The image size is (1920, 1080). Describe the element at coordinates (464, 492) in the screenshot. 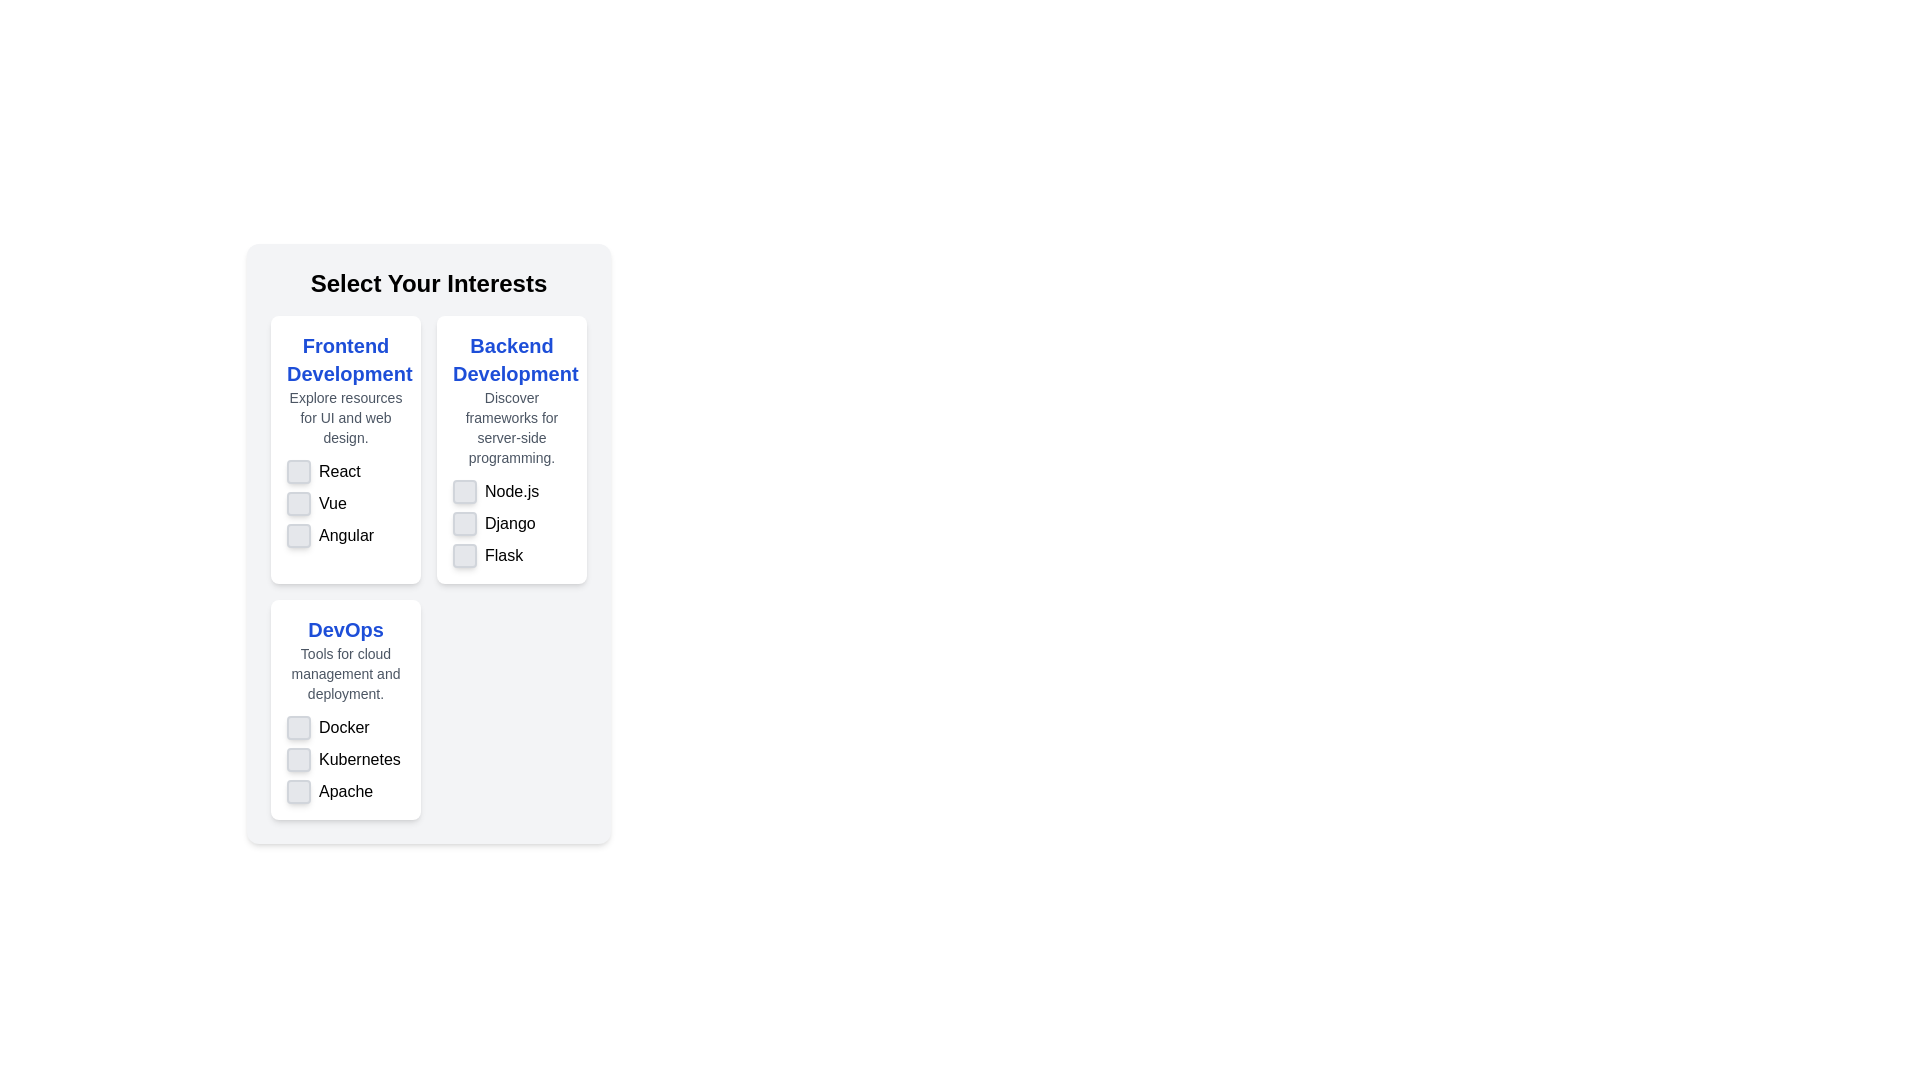

I see `the checkbox for 'Node.js' located in the 'Backend Development' column under 'Select Your Interests'` at that location.